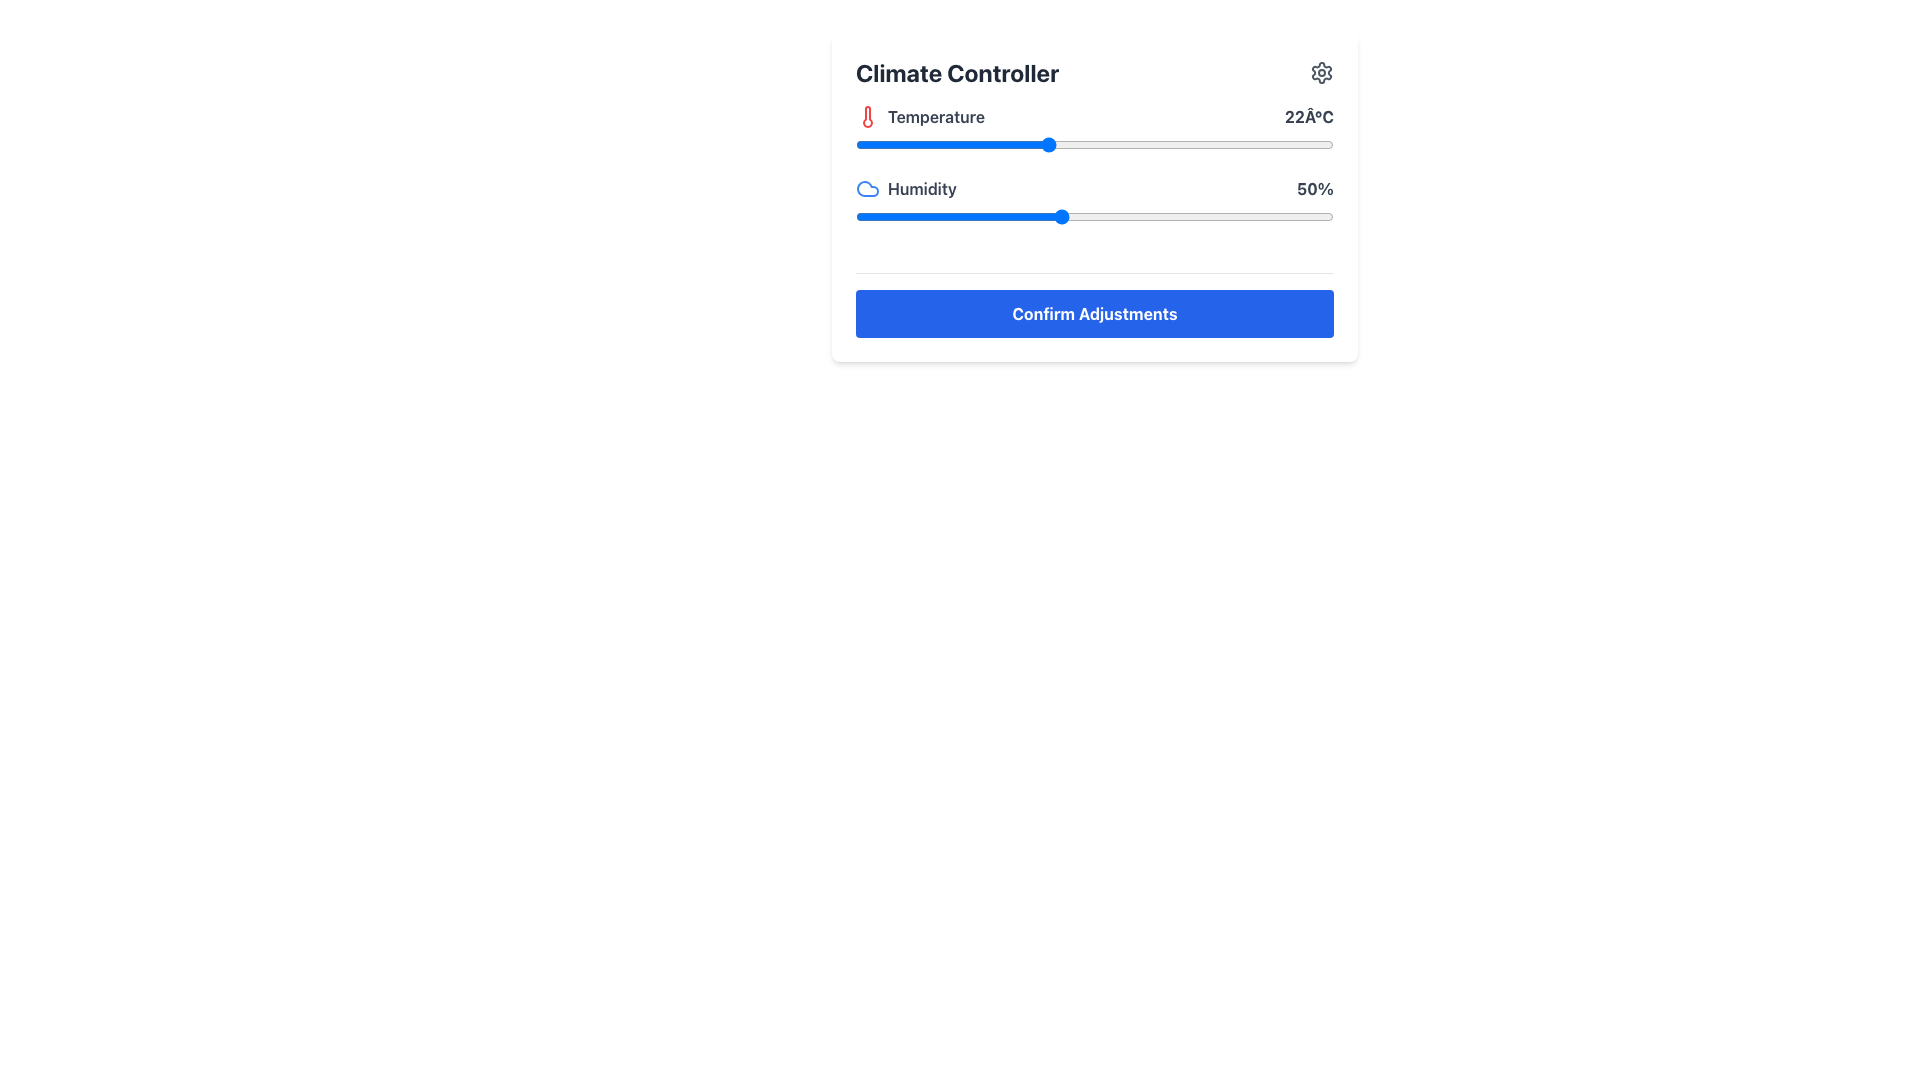  Describe the element at coordinates (1078, 144) in the screenshot. I see `the temperature` at that location.